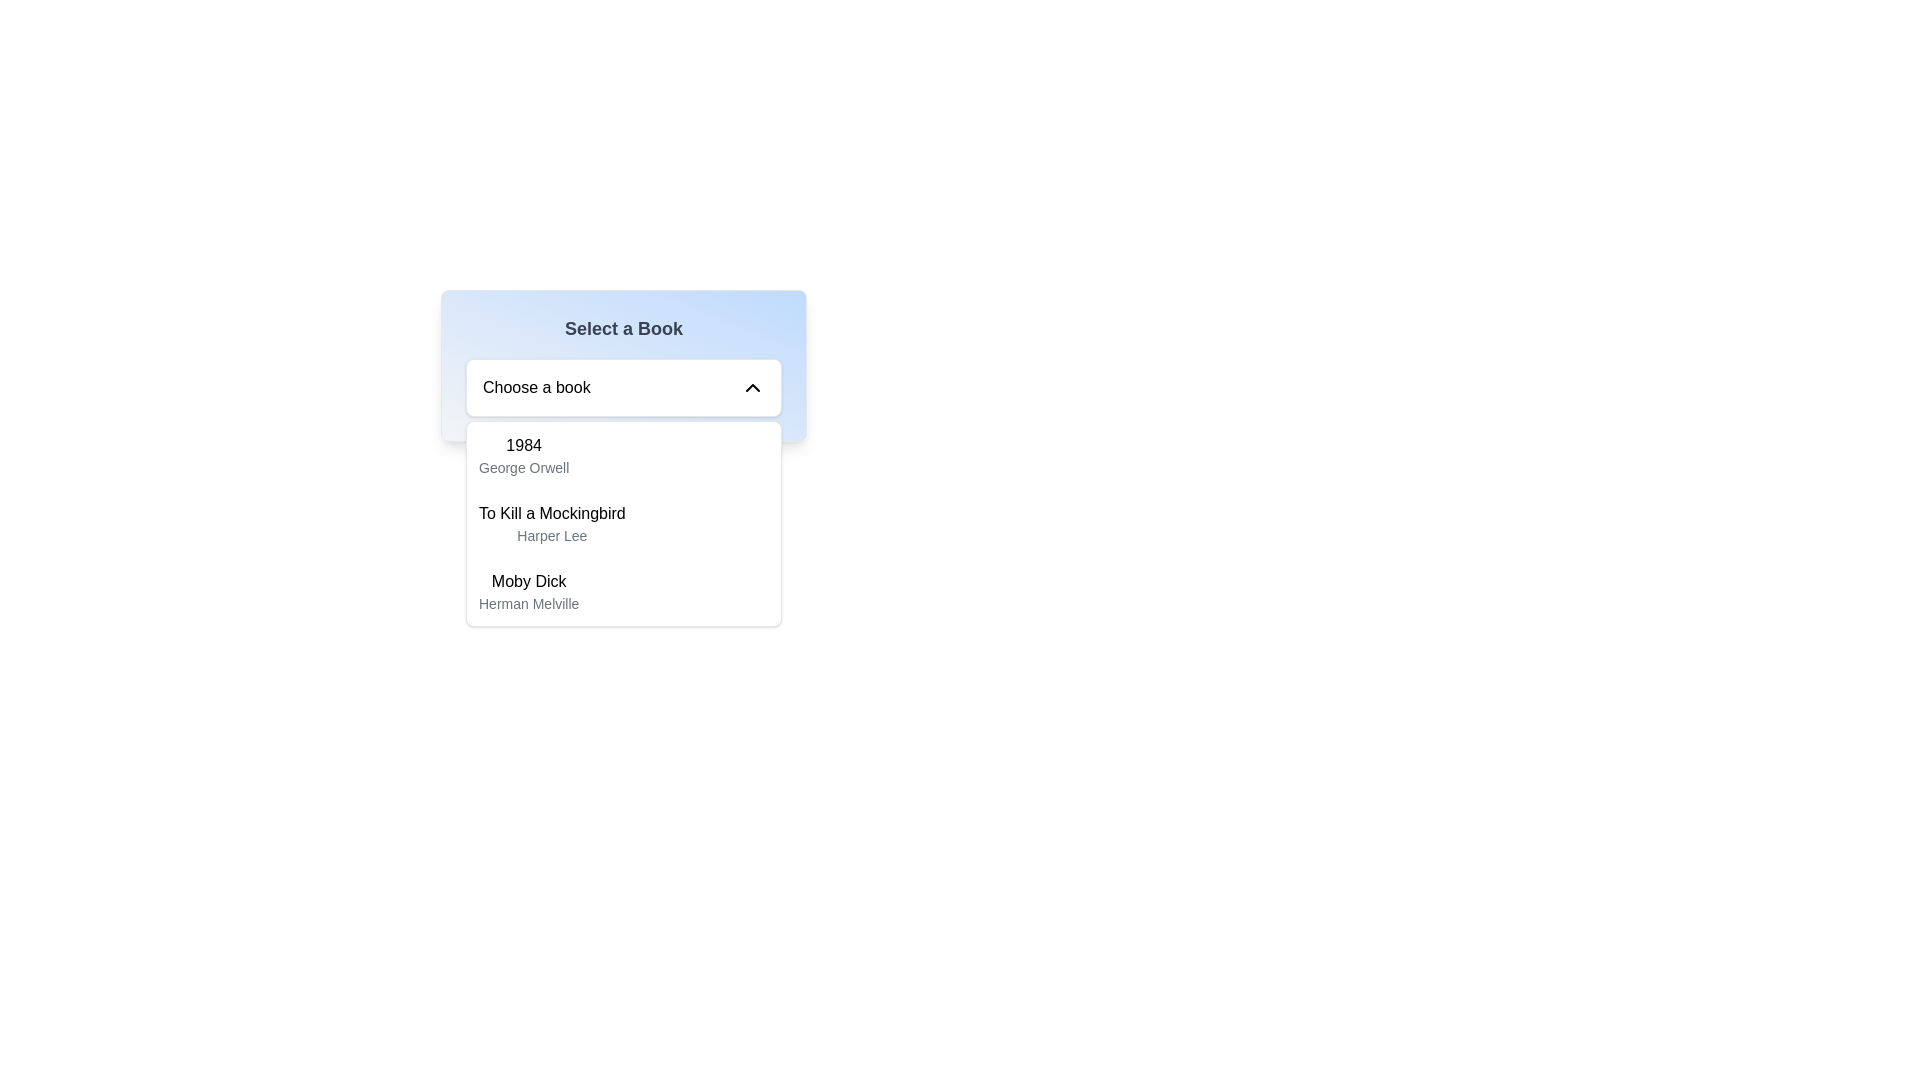 Image resolution: width=1920 pixels, height=1080 pixels. What do you see at coordinates (529, 603) in the screenshot?
I see `the text label displaying 'Herman Melville', which is located below the title 'Moby Dick' in the dropdown menu list` at bounding box center [529, 603].